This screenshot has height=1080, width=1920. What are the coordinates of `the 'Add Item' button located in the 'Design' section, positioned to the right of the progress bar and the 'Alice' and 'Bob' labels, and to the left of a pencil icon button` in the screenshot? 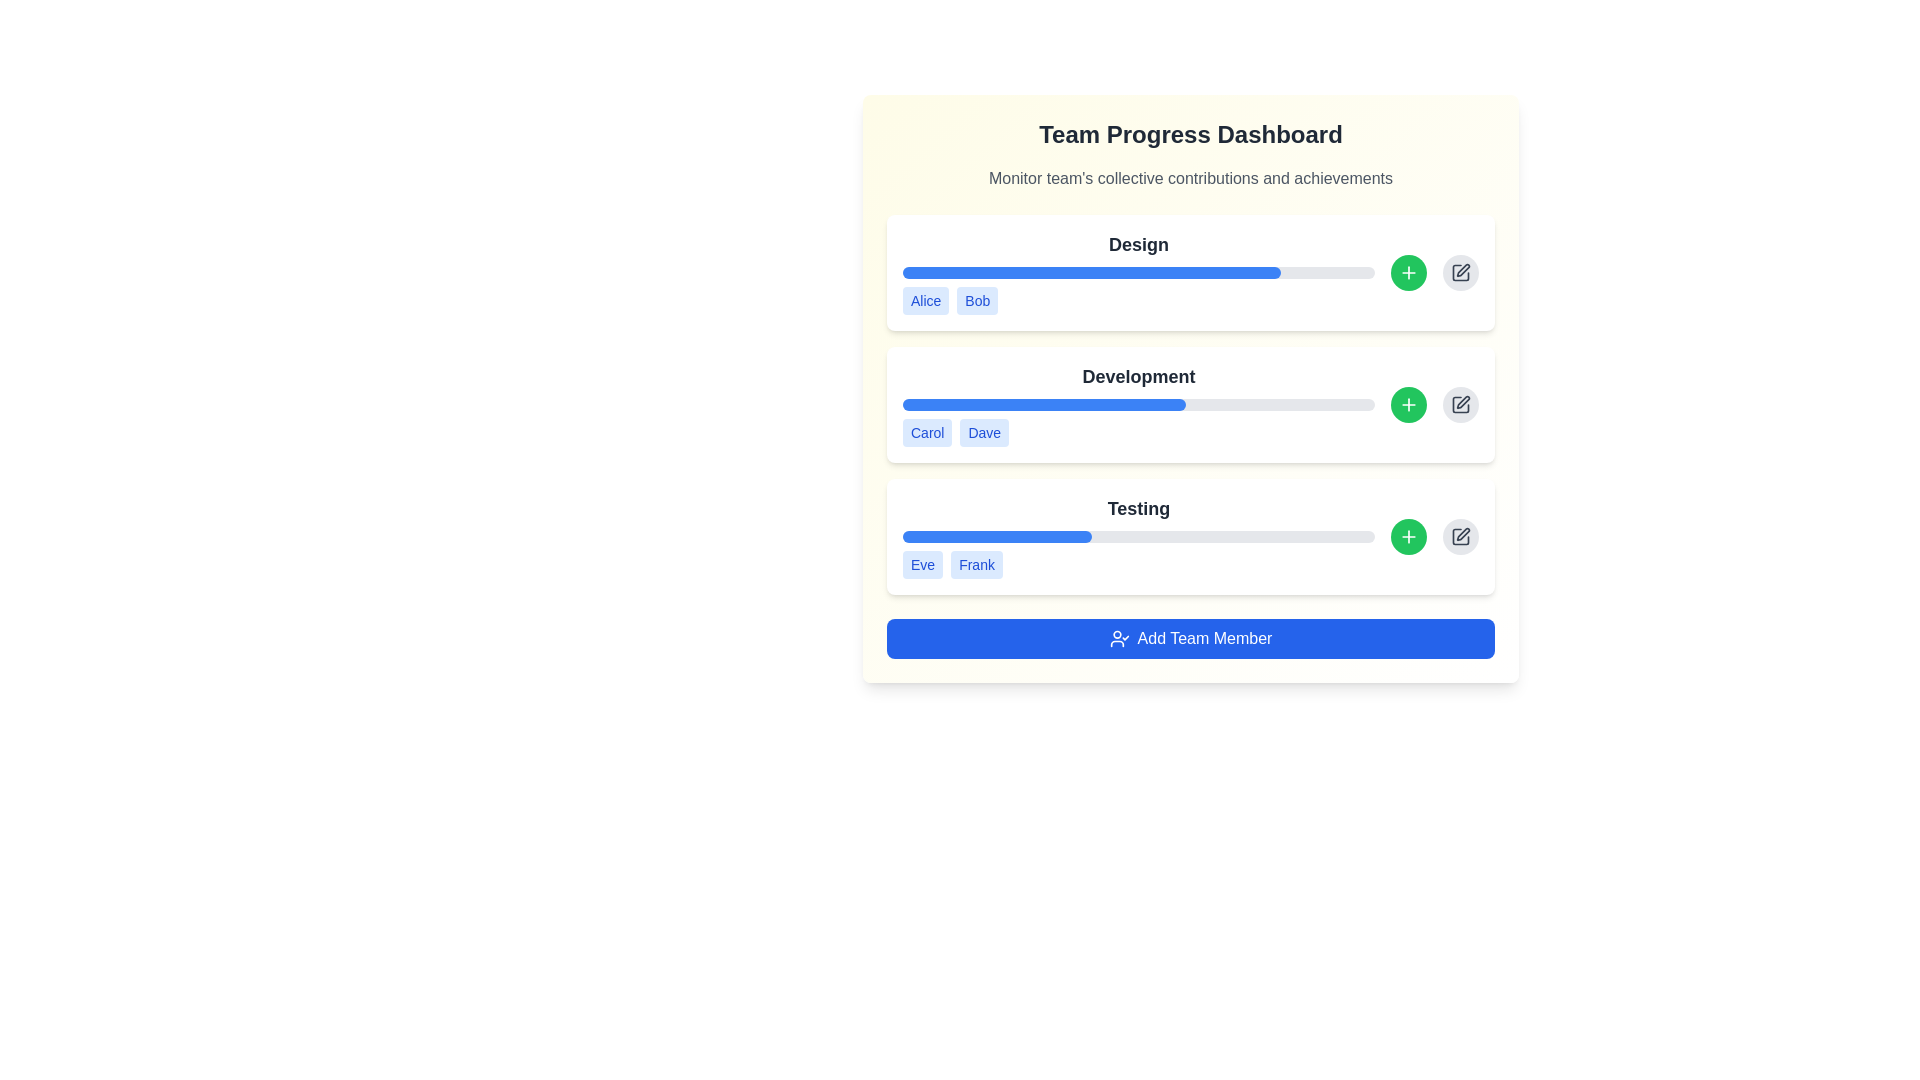 It's located at (1408, 273).